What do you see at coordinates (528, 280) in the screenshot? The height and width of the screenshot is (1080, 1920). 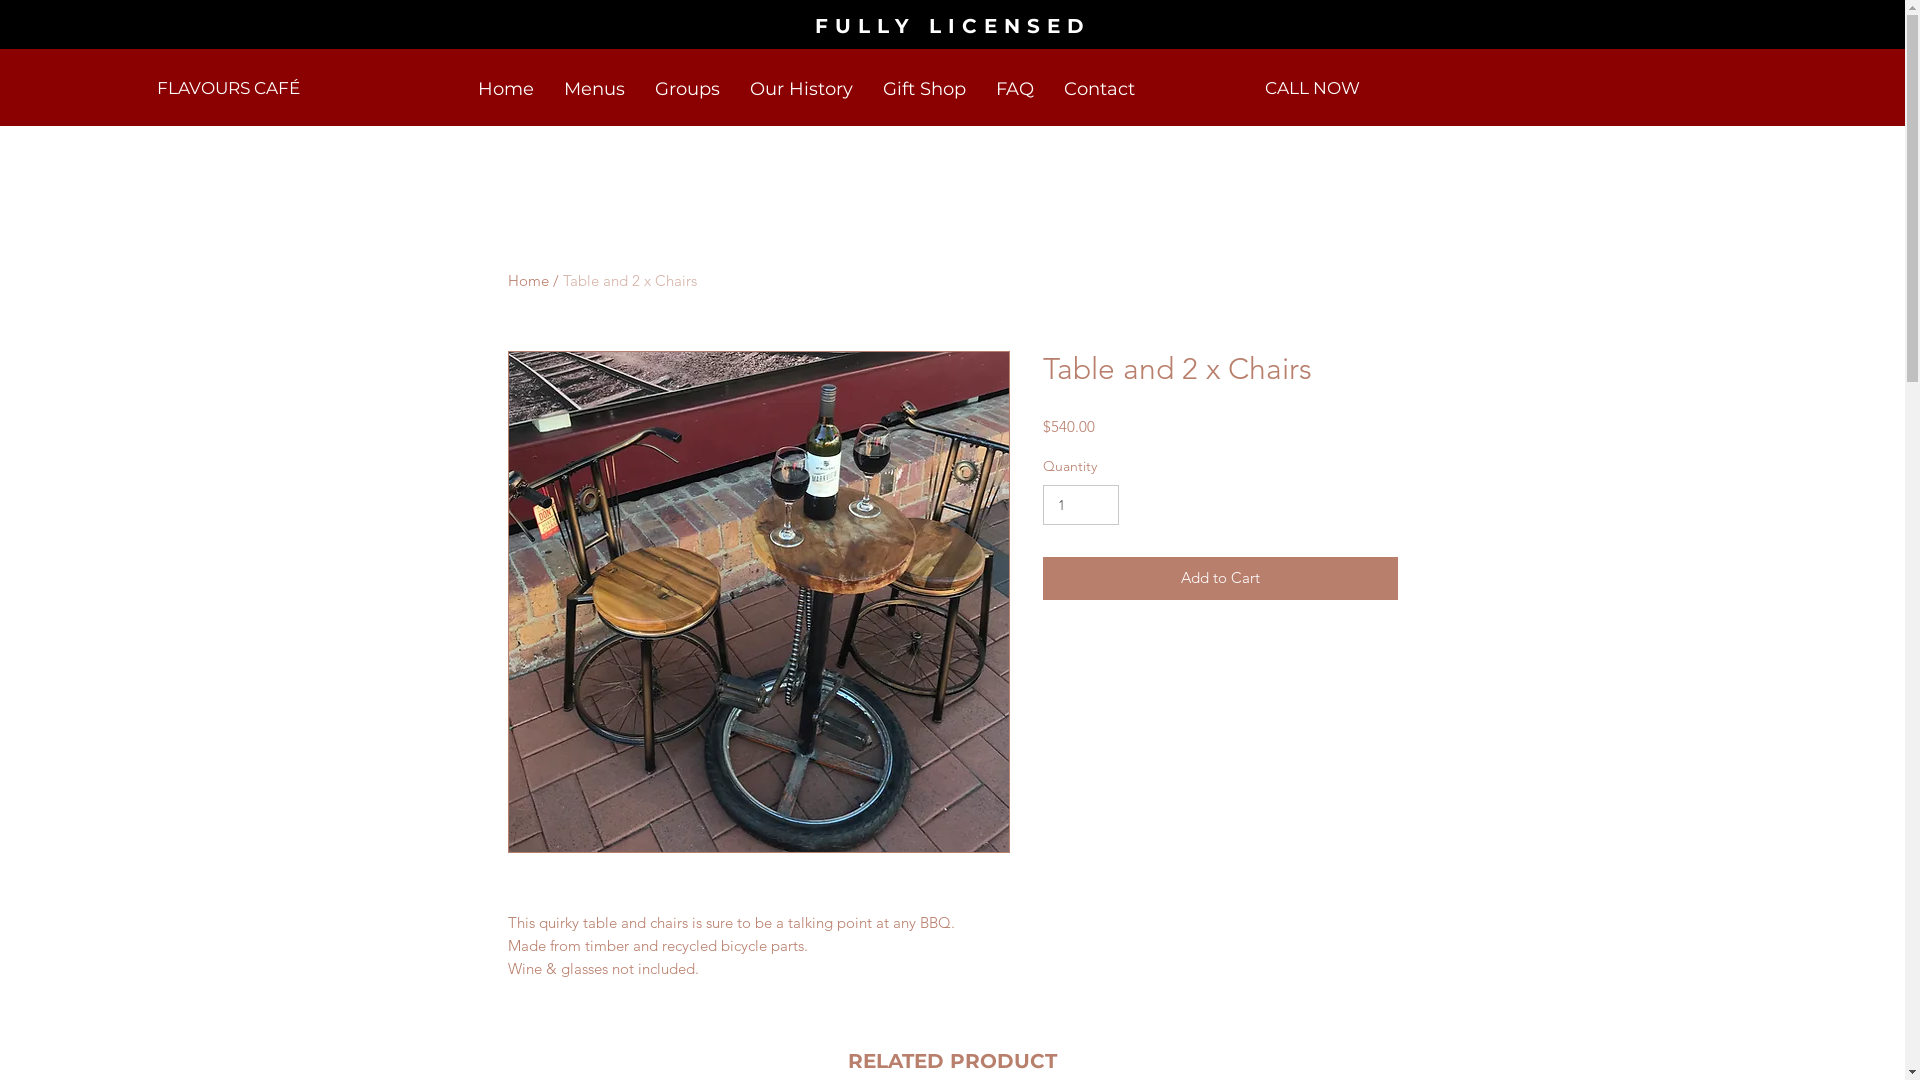 I see `'Home'` at bounding box center [528, 280].